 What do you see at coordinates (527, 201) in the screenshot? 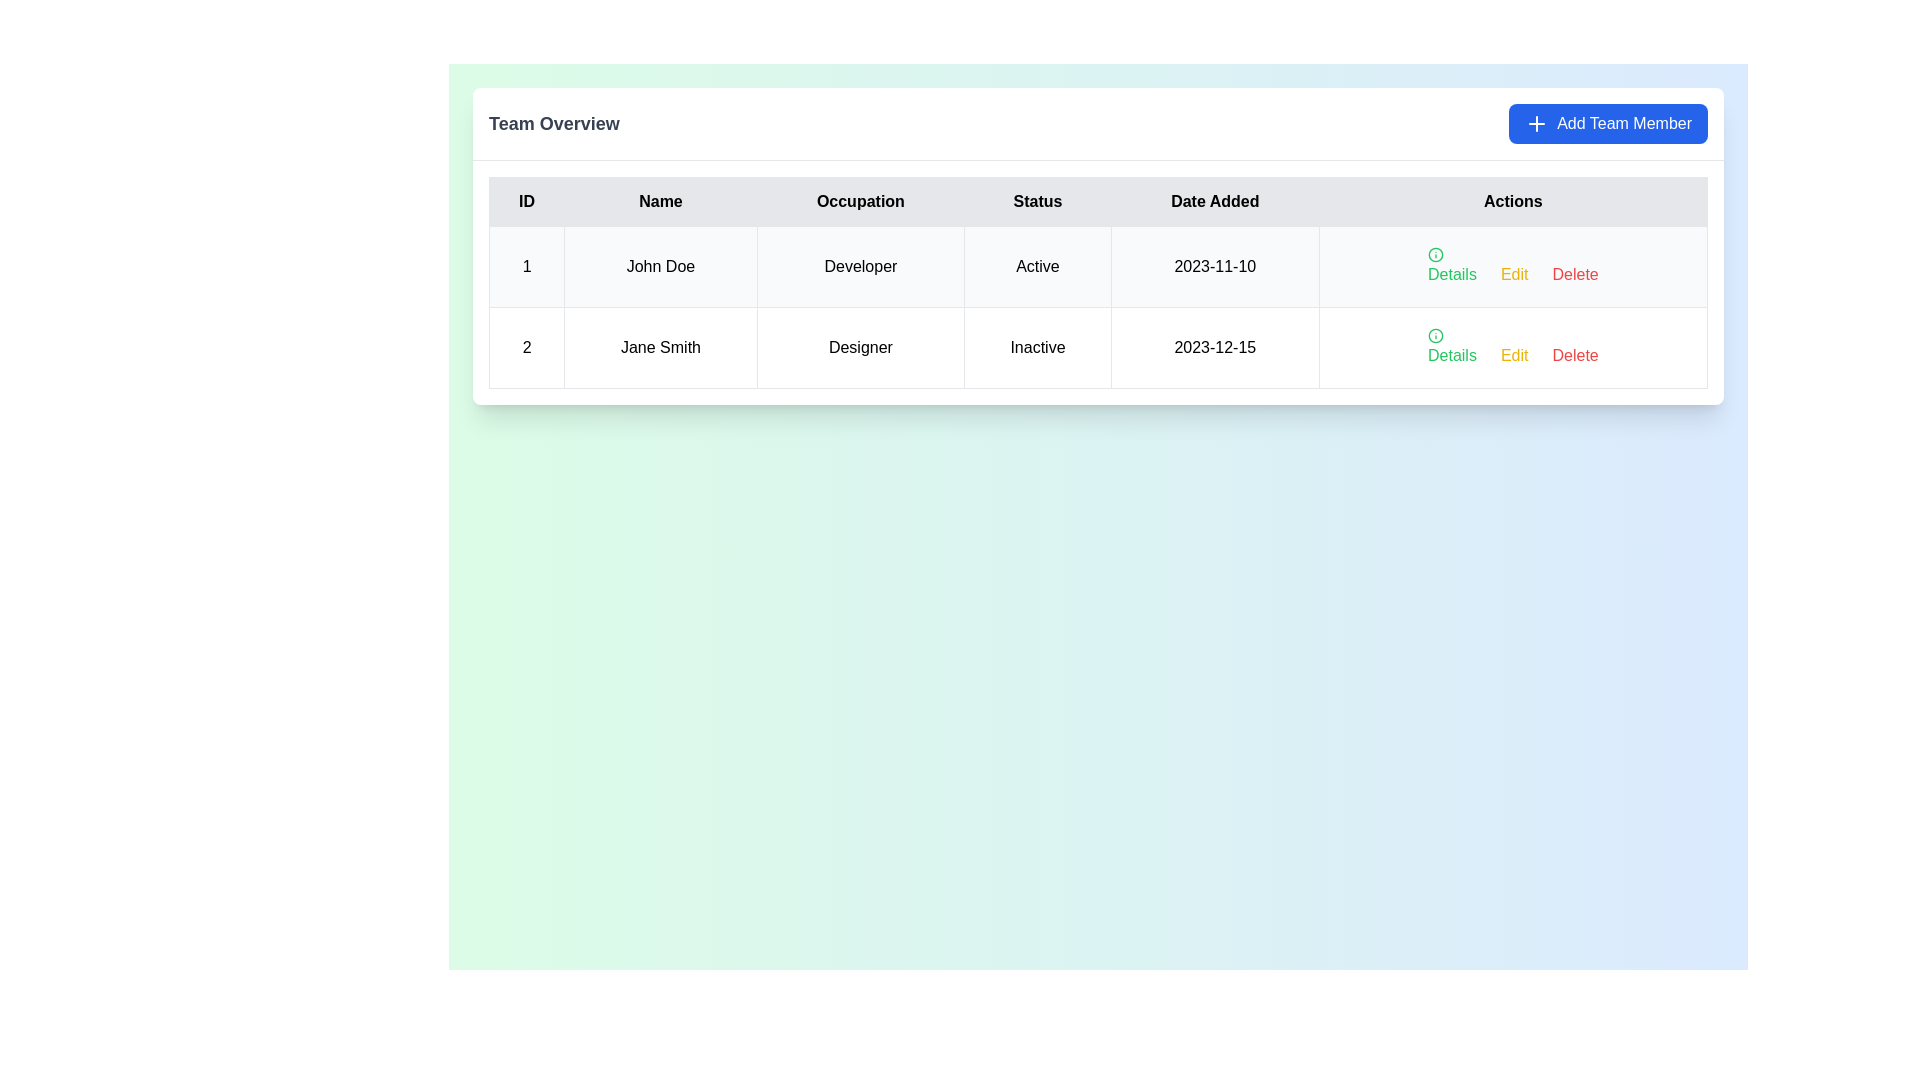
I see `the table header cell labeled 'ID', which serves as the descriptor for the 'ID' column in the table` at bounding box center [527, 201].